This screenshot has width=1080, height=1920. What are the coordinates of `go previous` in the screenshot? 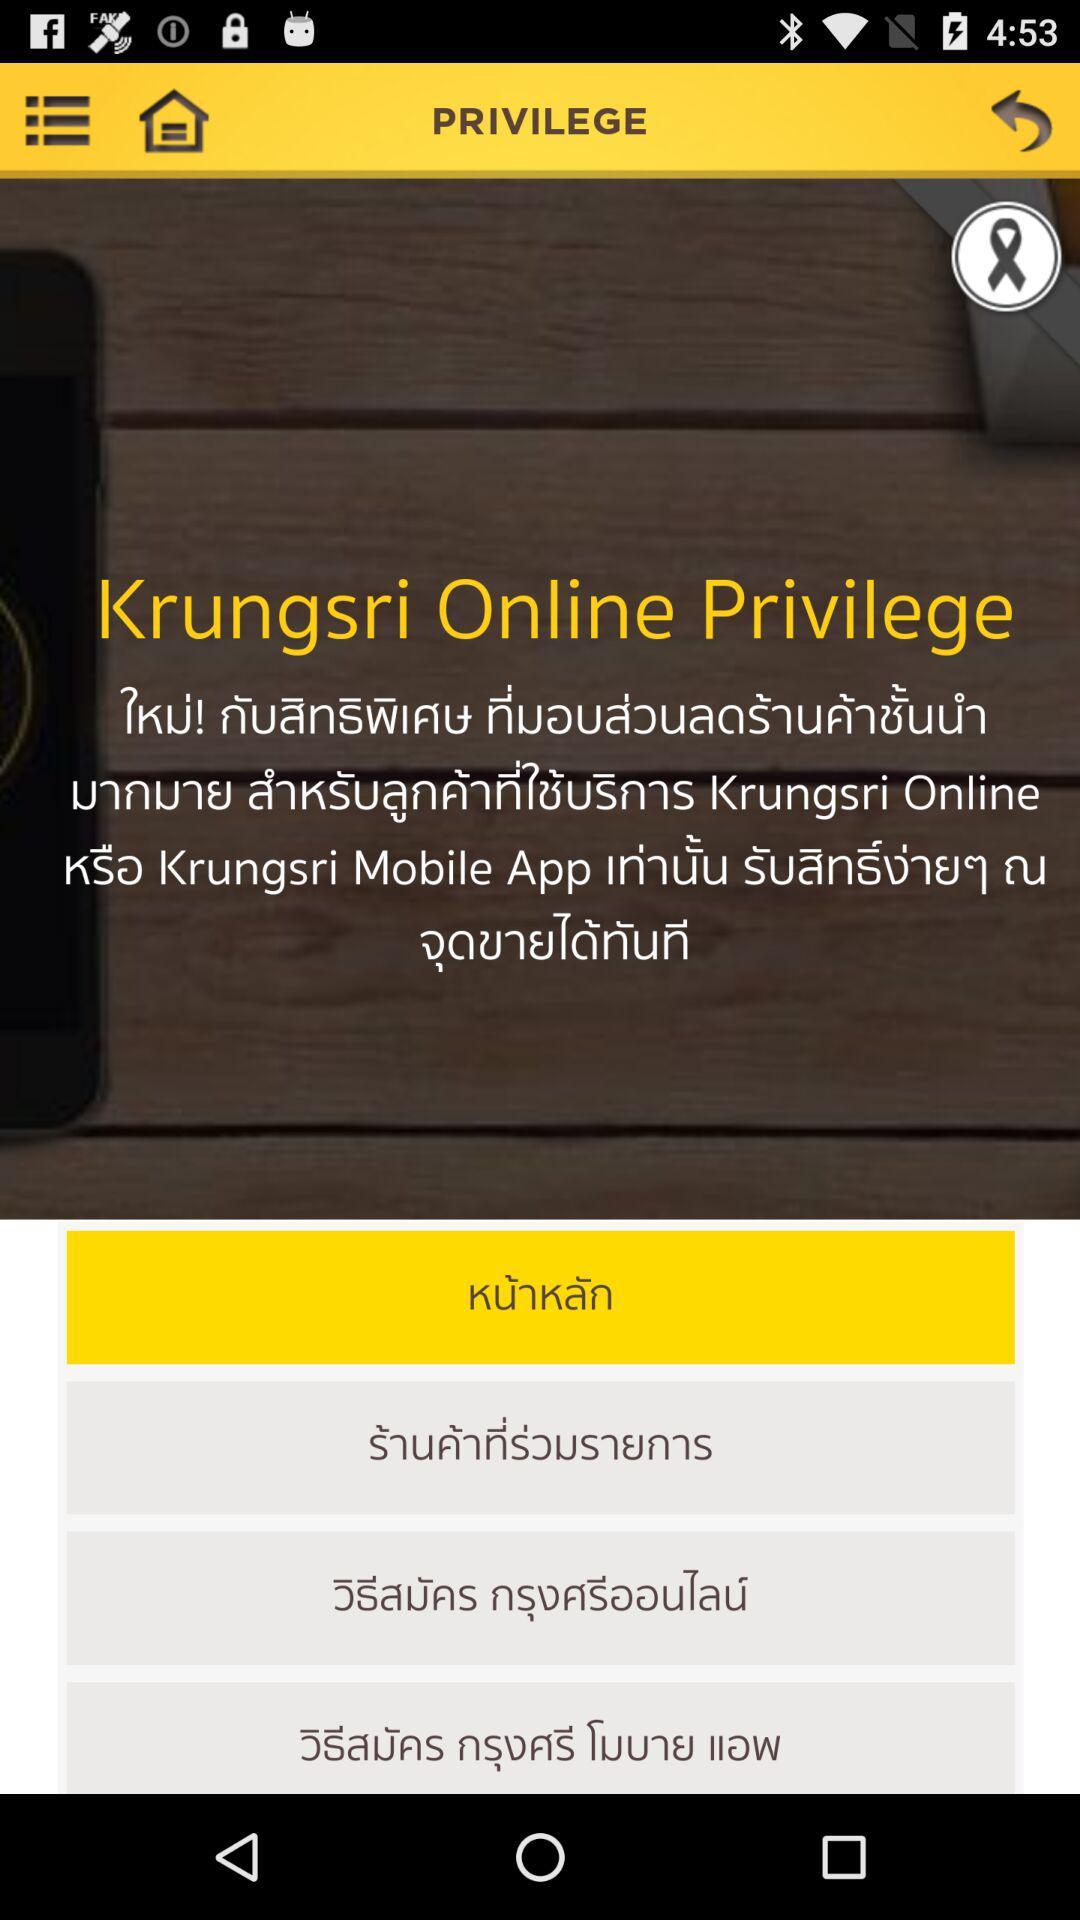 It's located at (1022, 119).